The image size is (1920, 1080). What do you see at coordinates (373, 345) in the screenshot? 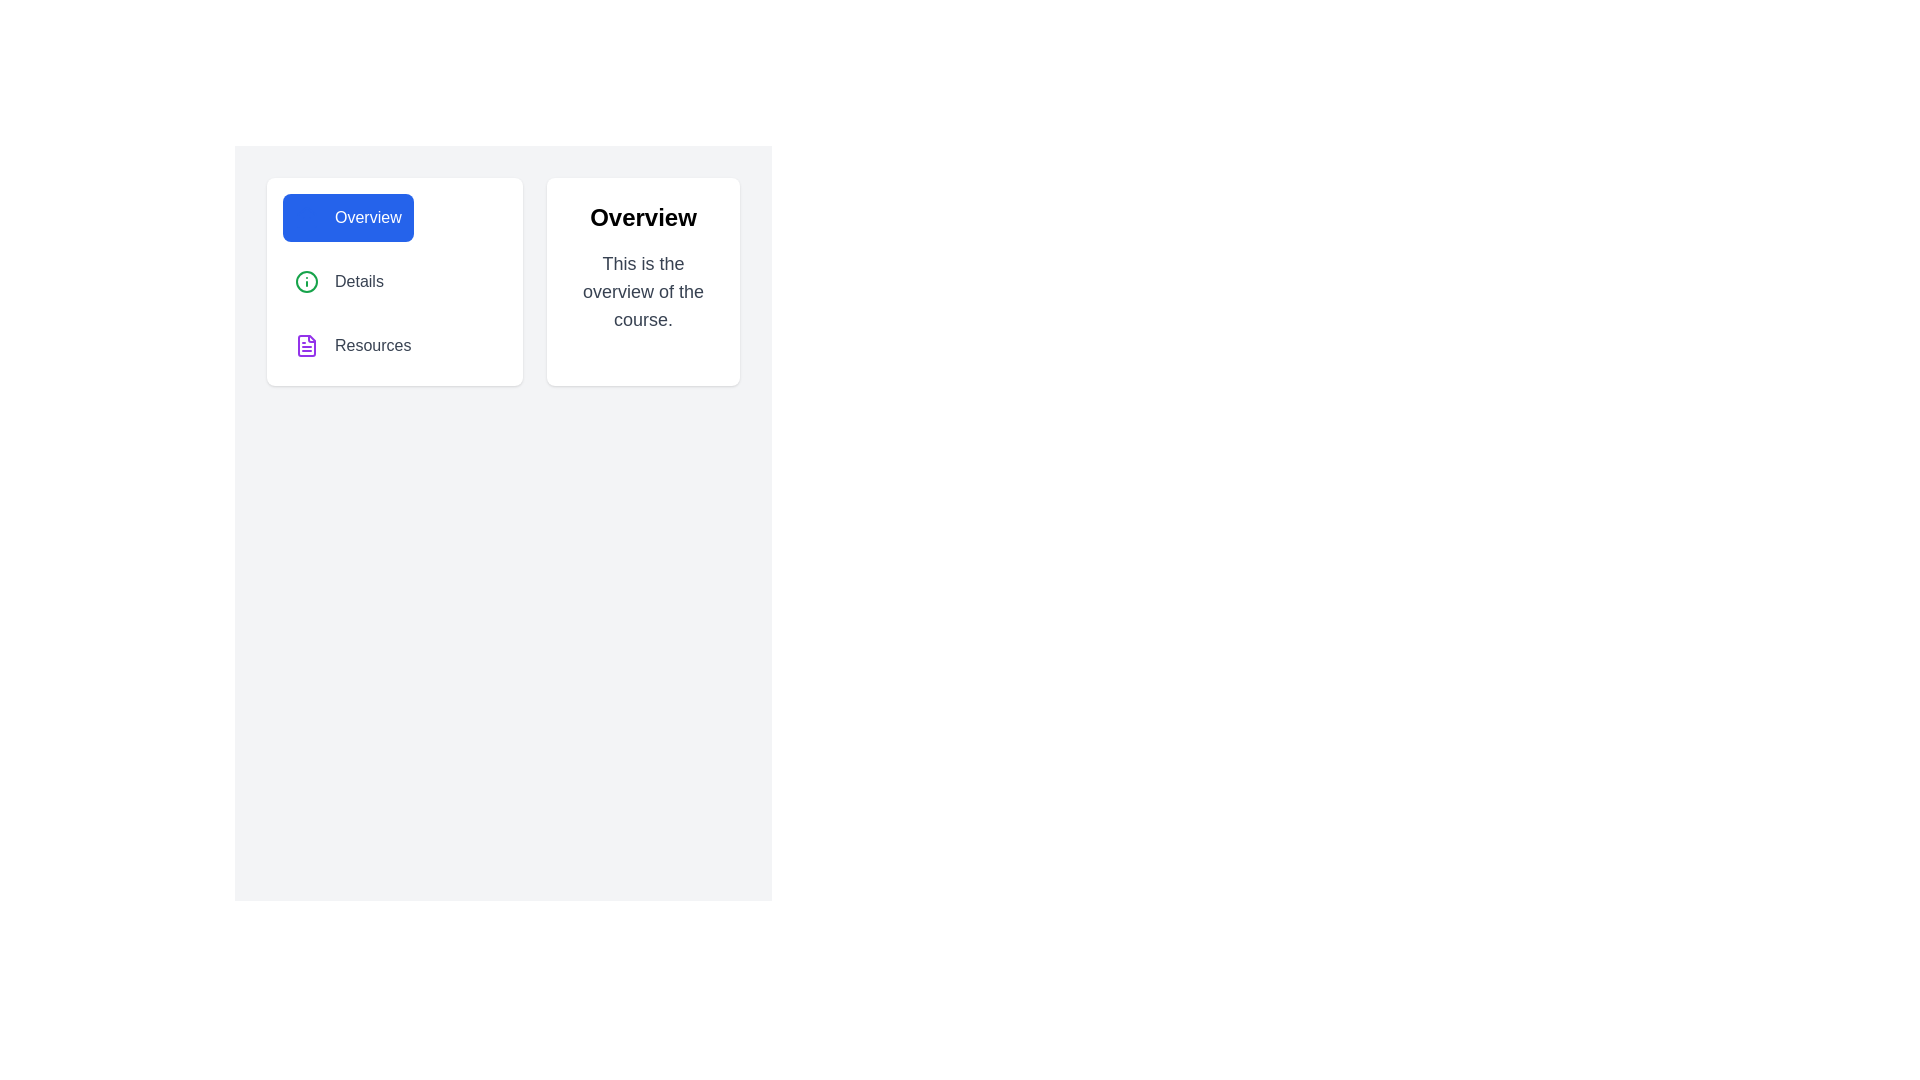
I see `the text label located below the purple file icon in the left-hand column of the interface` at bounding box center [373, 345].